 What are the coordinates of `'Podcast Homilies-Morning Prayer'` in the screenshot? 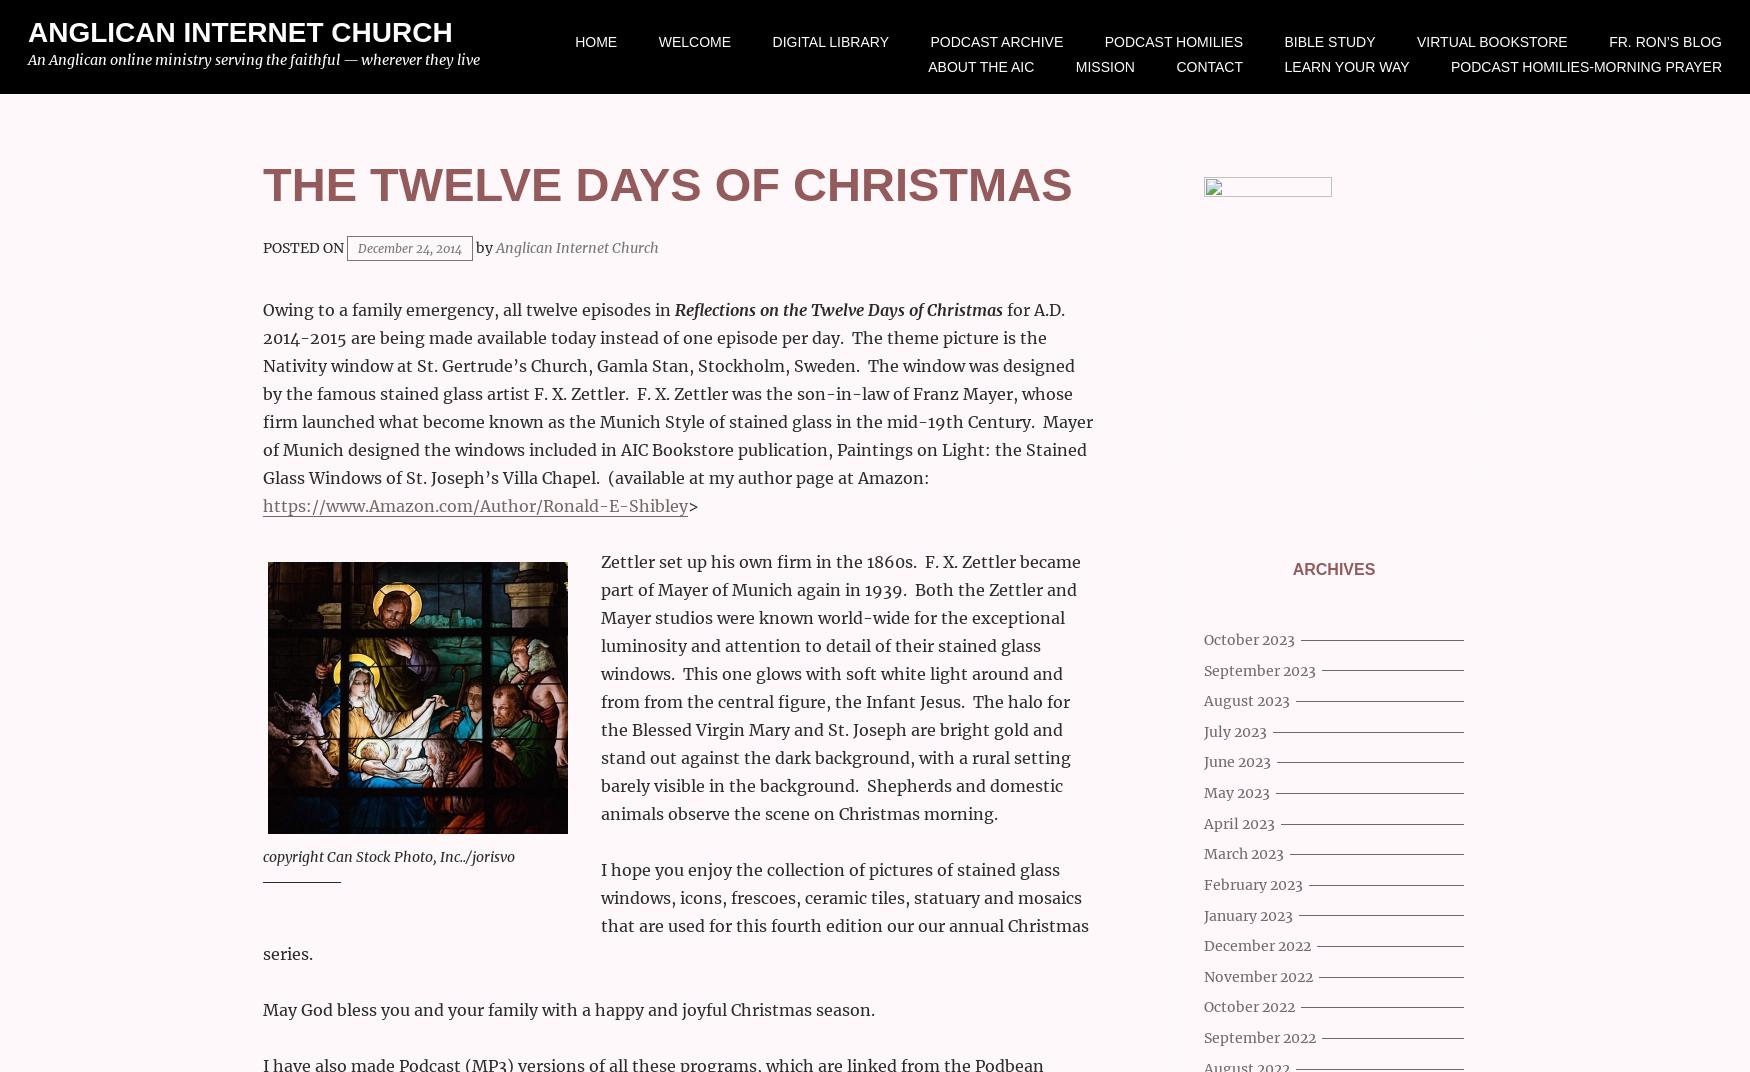 It's located at (1586, 65).